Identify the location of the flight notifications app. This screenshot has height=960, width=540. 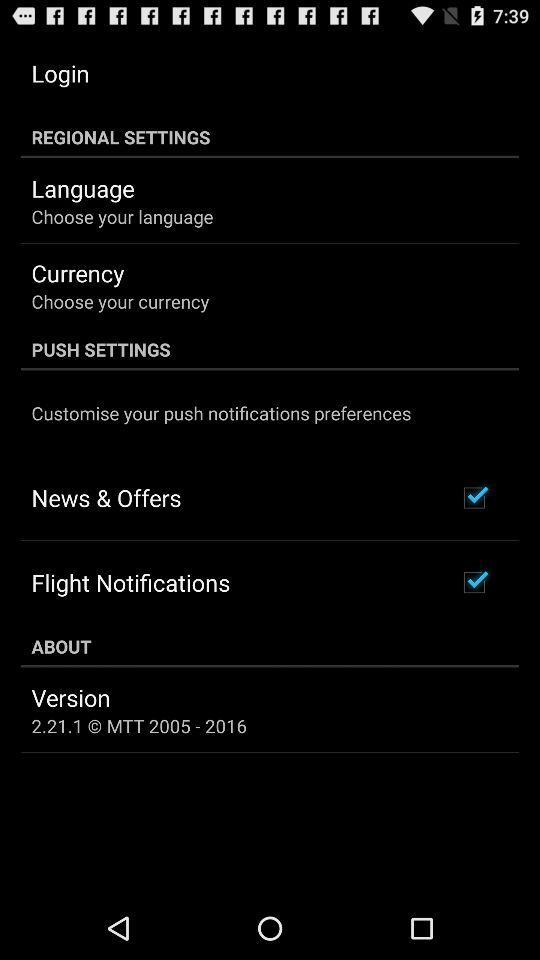
(130, 582).